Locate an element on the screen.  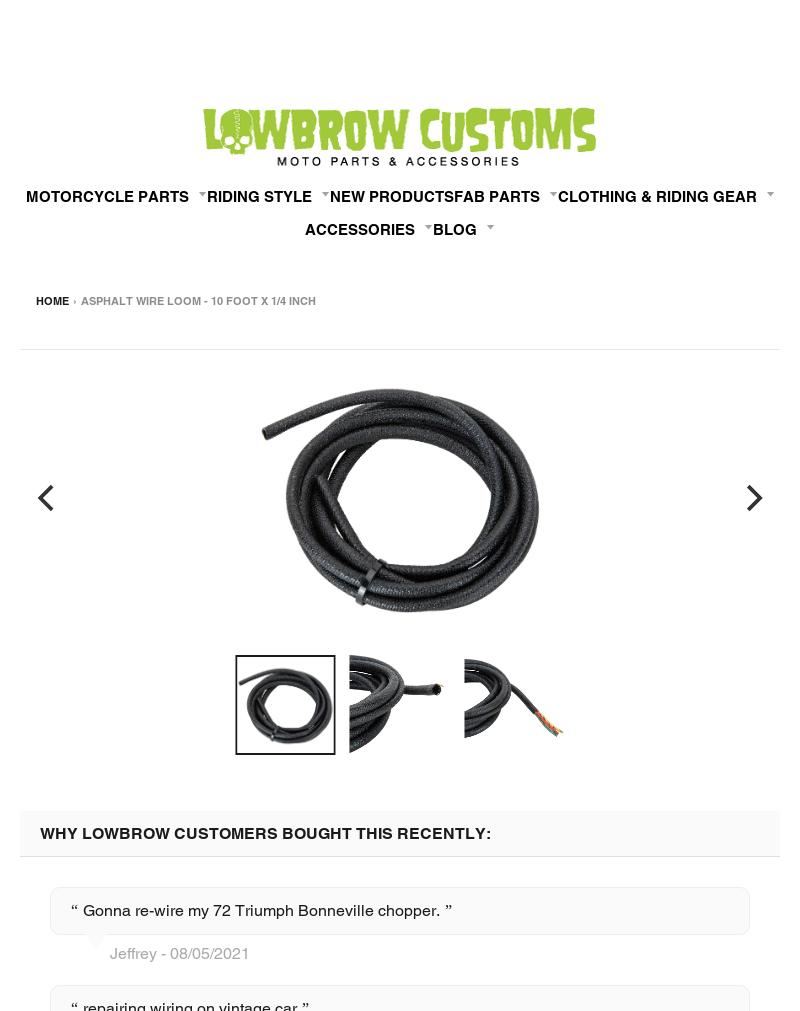
'08/05/2020' is located at coordinates (752, 500).